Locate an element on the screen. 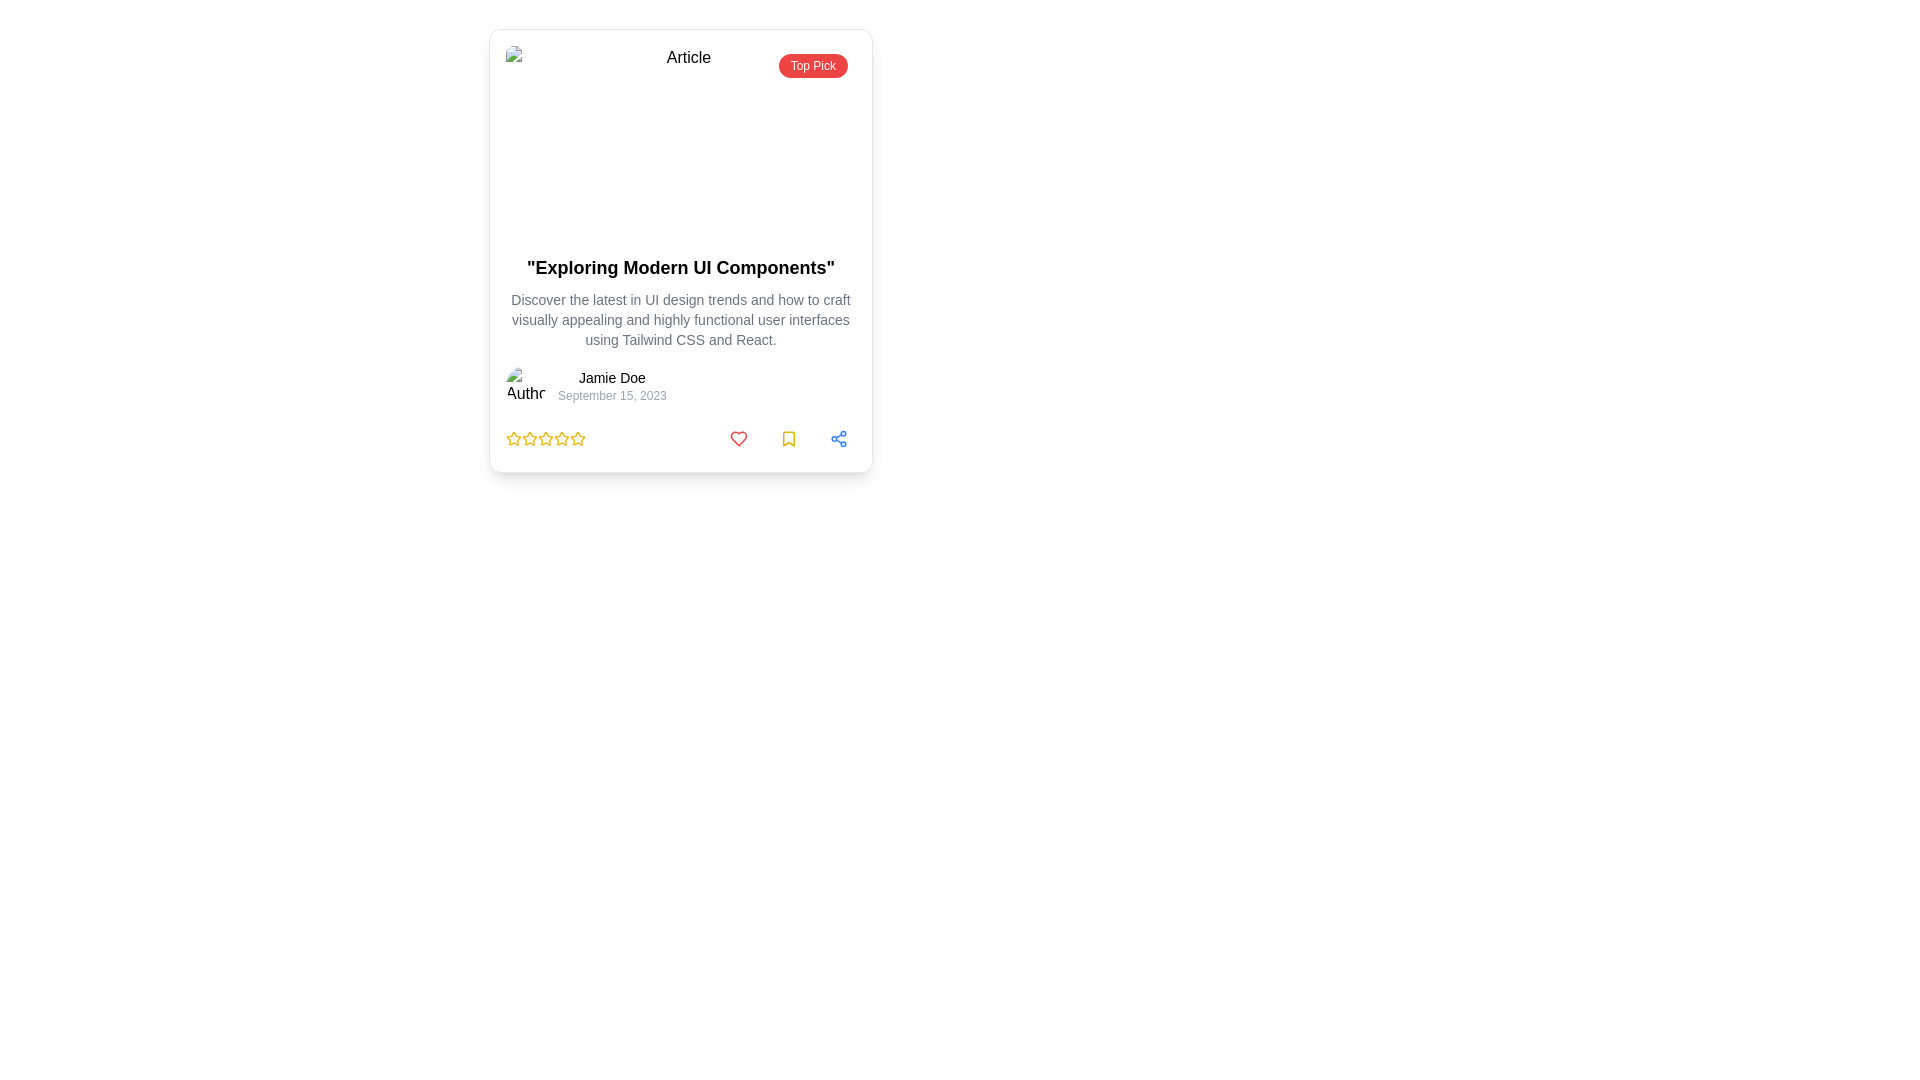 Image resolution: width=1920 pixels, height=1080 pixels. the third star icon in the 5-star rating system located at the bottom of the article card is located at coordinates (546, 438).